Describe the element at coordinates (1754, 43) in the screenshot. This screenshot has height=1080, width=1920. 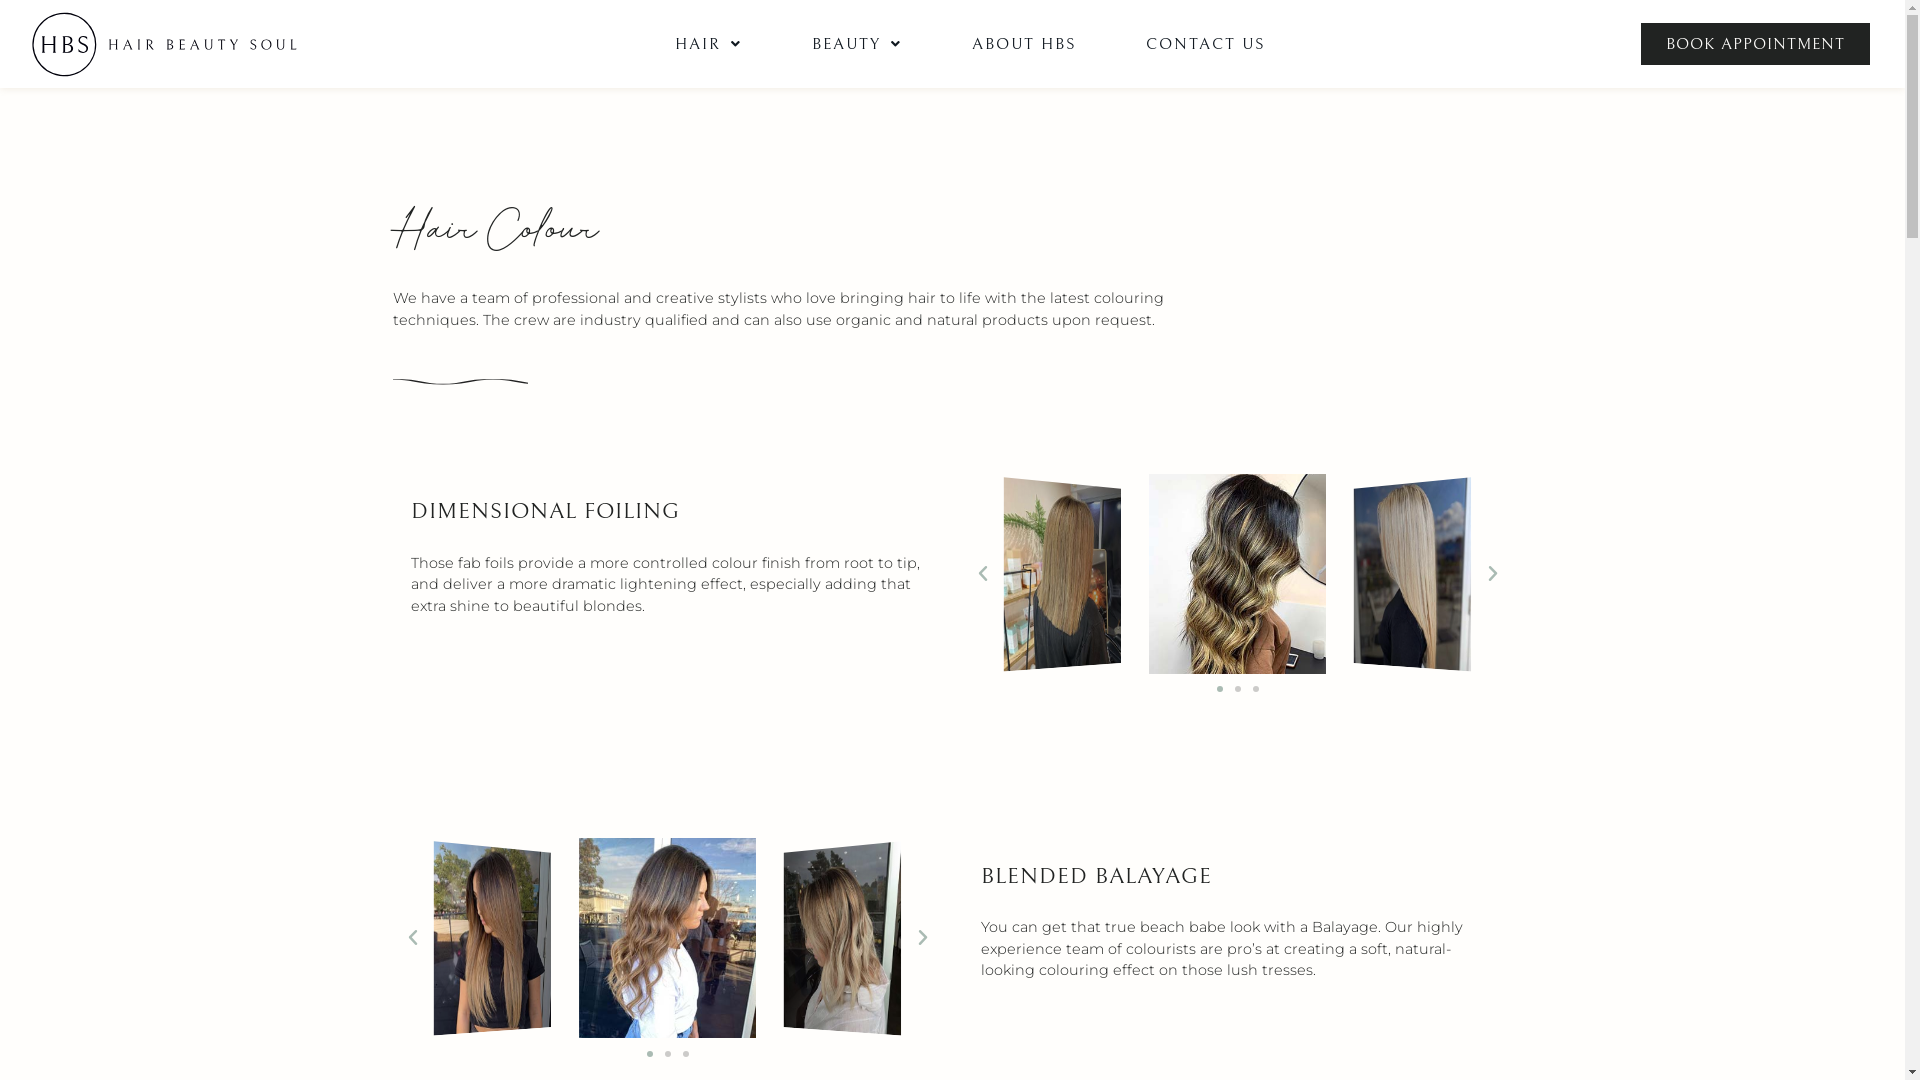
I see `'BOOK APPOINTMENT'` at that location.